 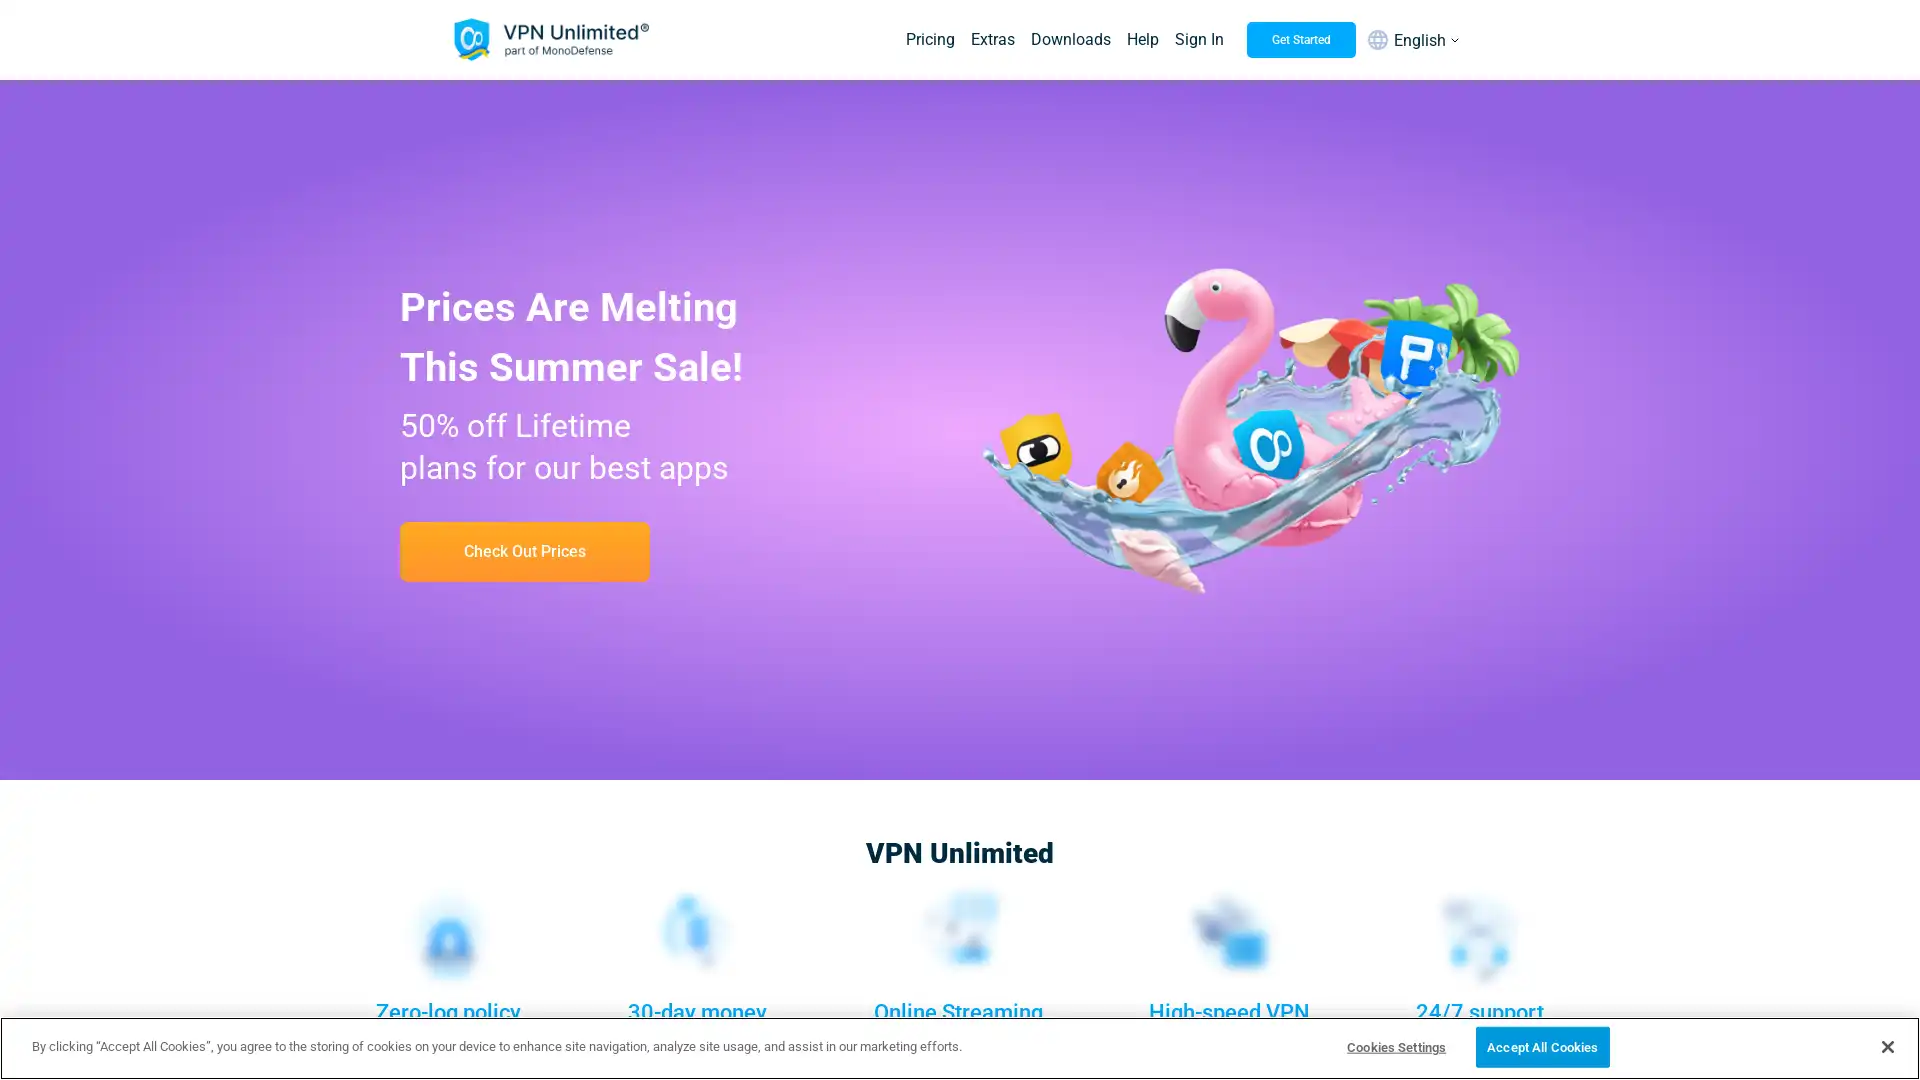 I want to click on Accept All Cookies, so click(x=1541, y=1045).